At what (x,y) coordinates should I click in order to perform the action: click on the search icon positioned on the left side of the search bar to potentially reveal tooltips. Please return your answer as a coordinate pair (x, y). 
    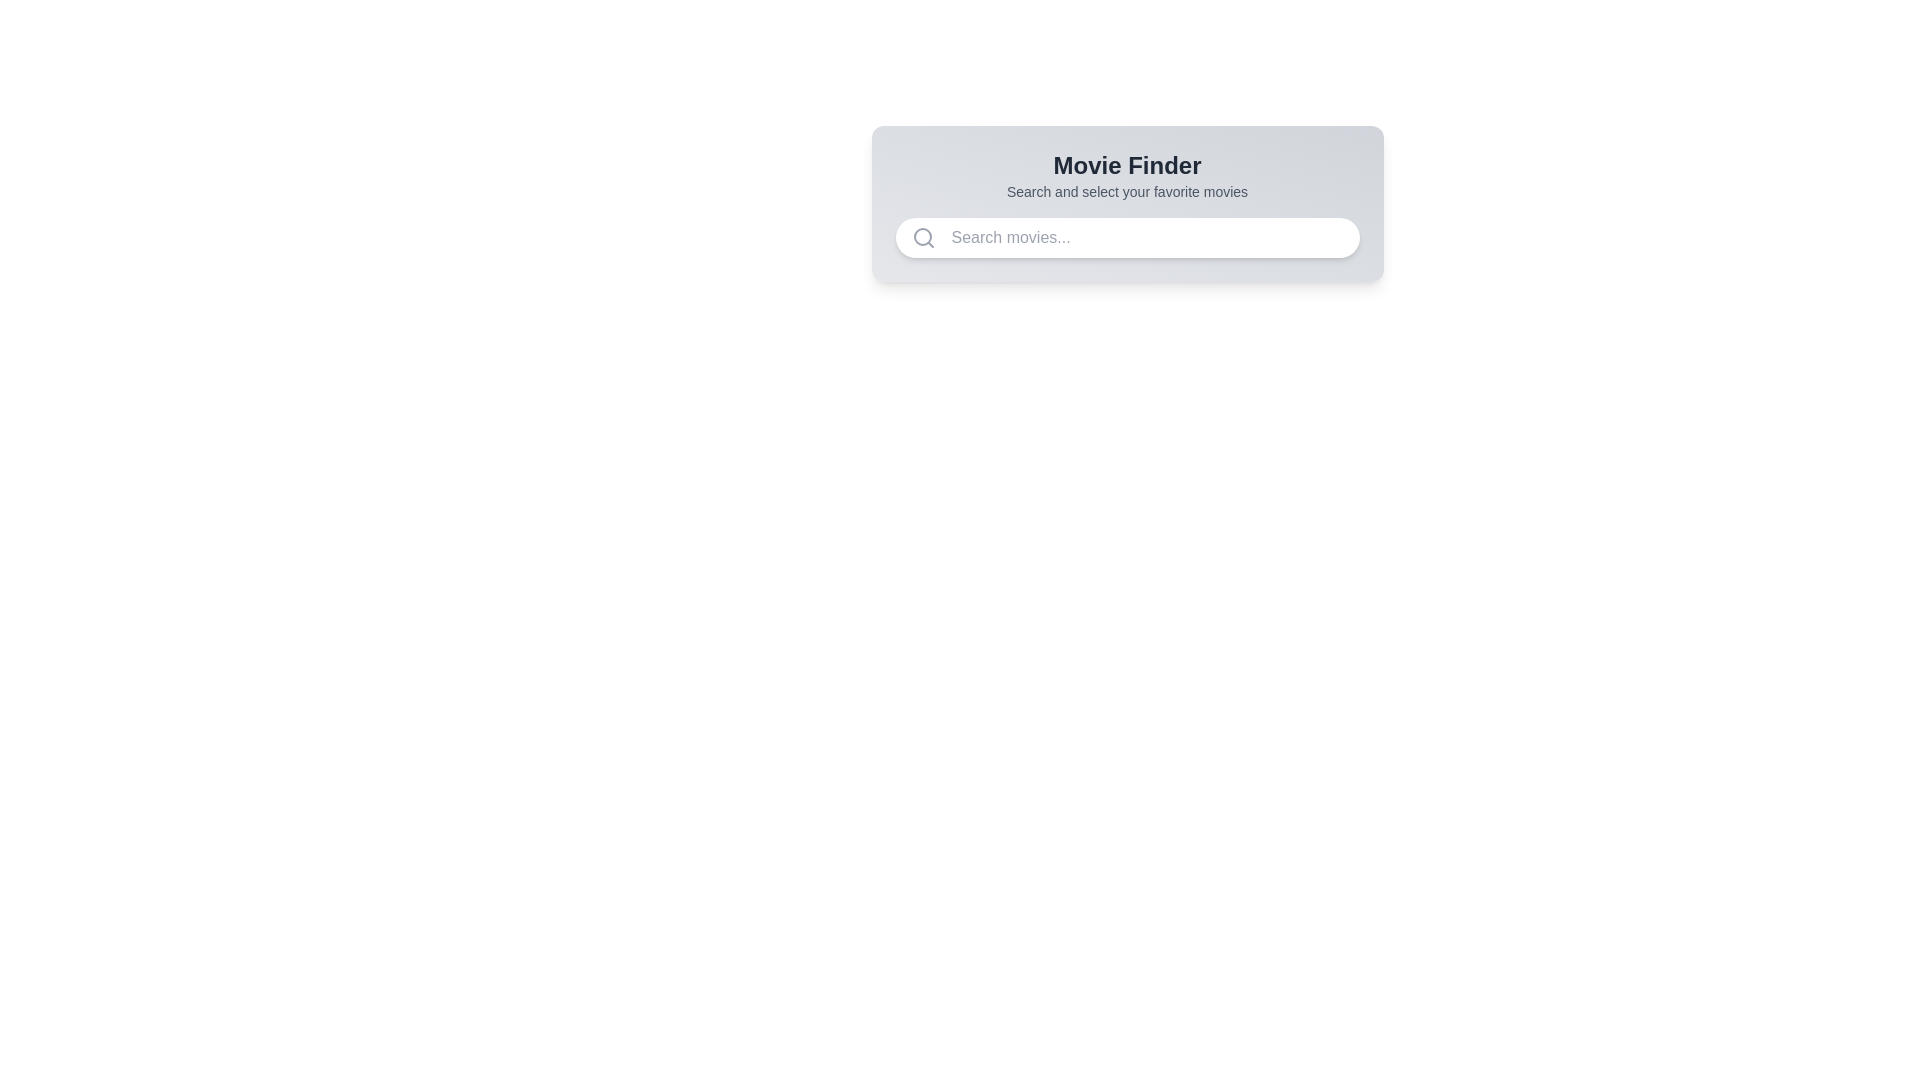
    Looking at the image, I should click on (922, 237).